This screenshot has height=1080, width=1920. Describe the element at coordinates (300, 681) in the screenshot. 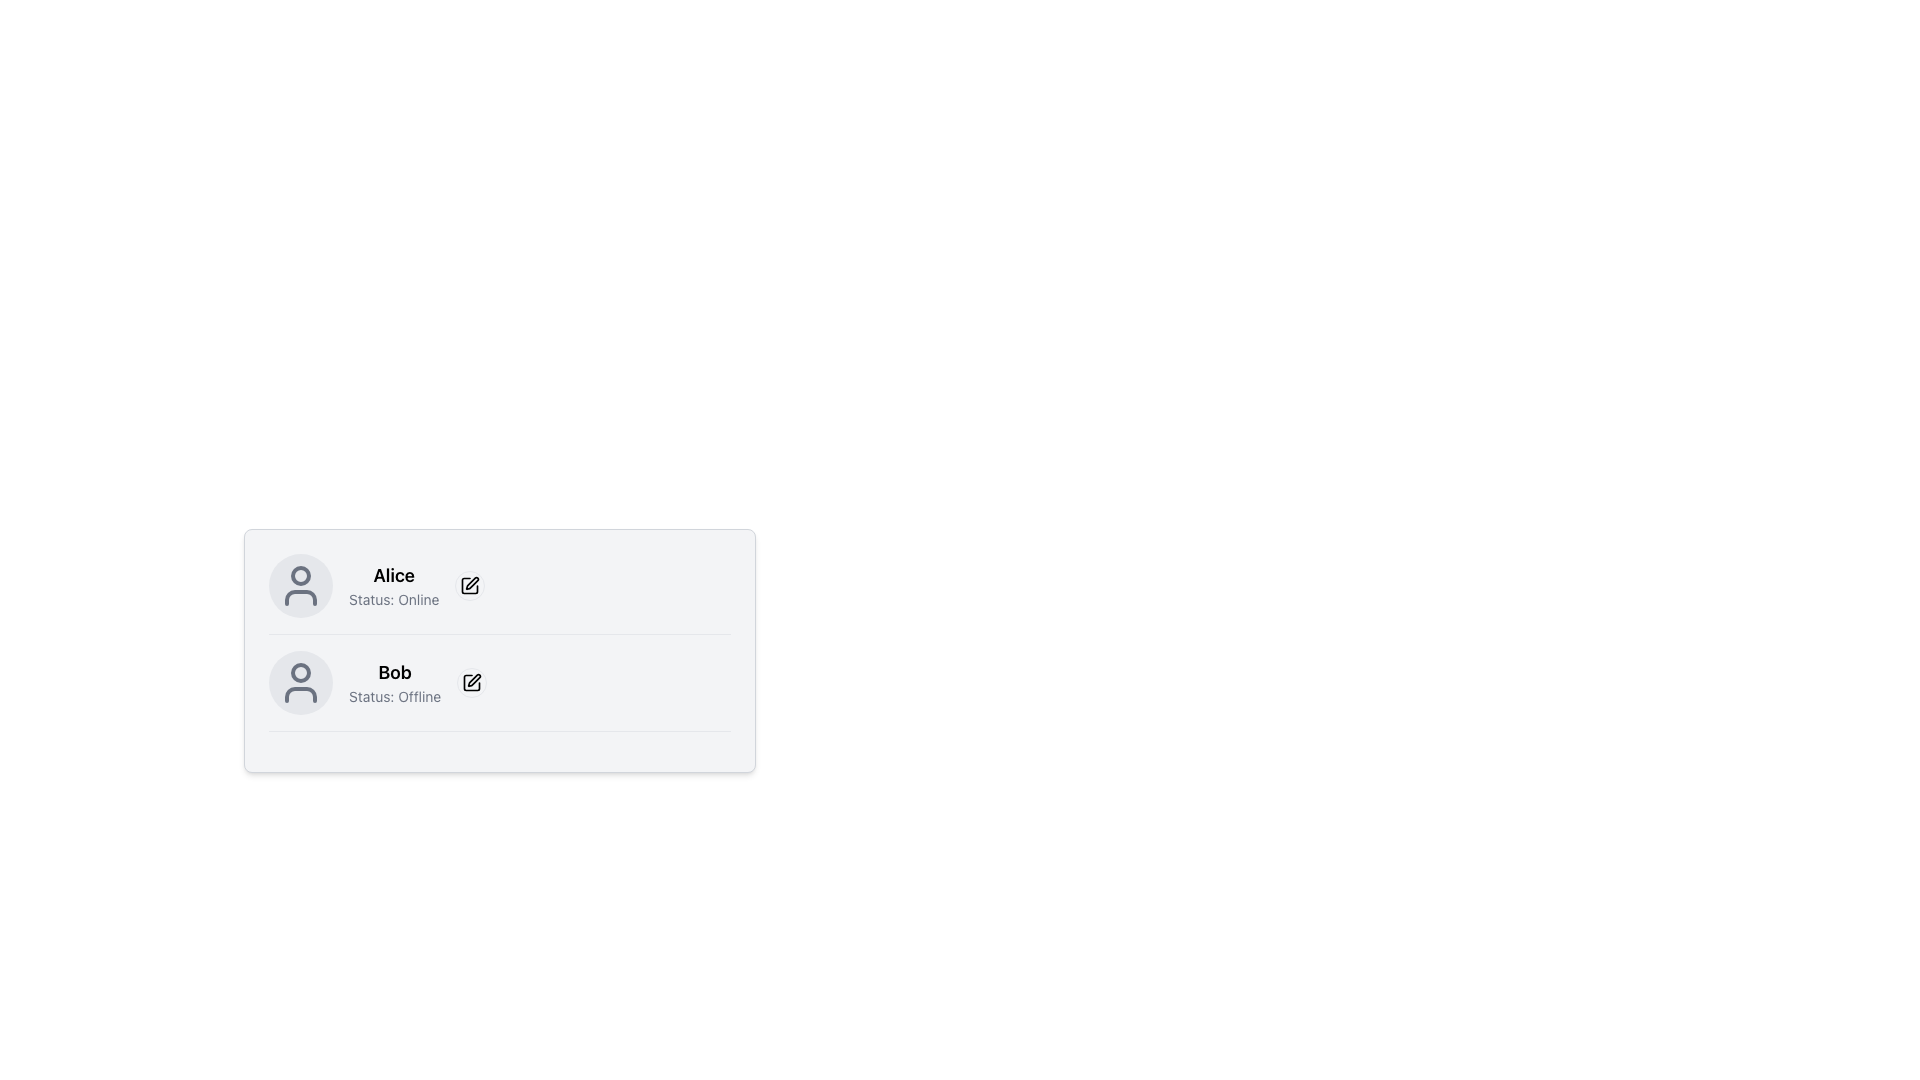

I see `the user icon for 'Bob' located at the leftmost side of the second user entry in the list of user profiles` at that location.